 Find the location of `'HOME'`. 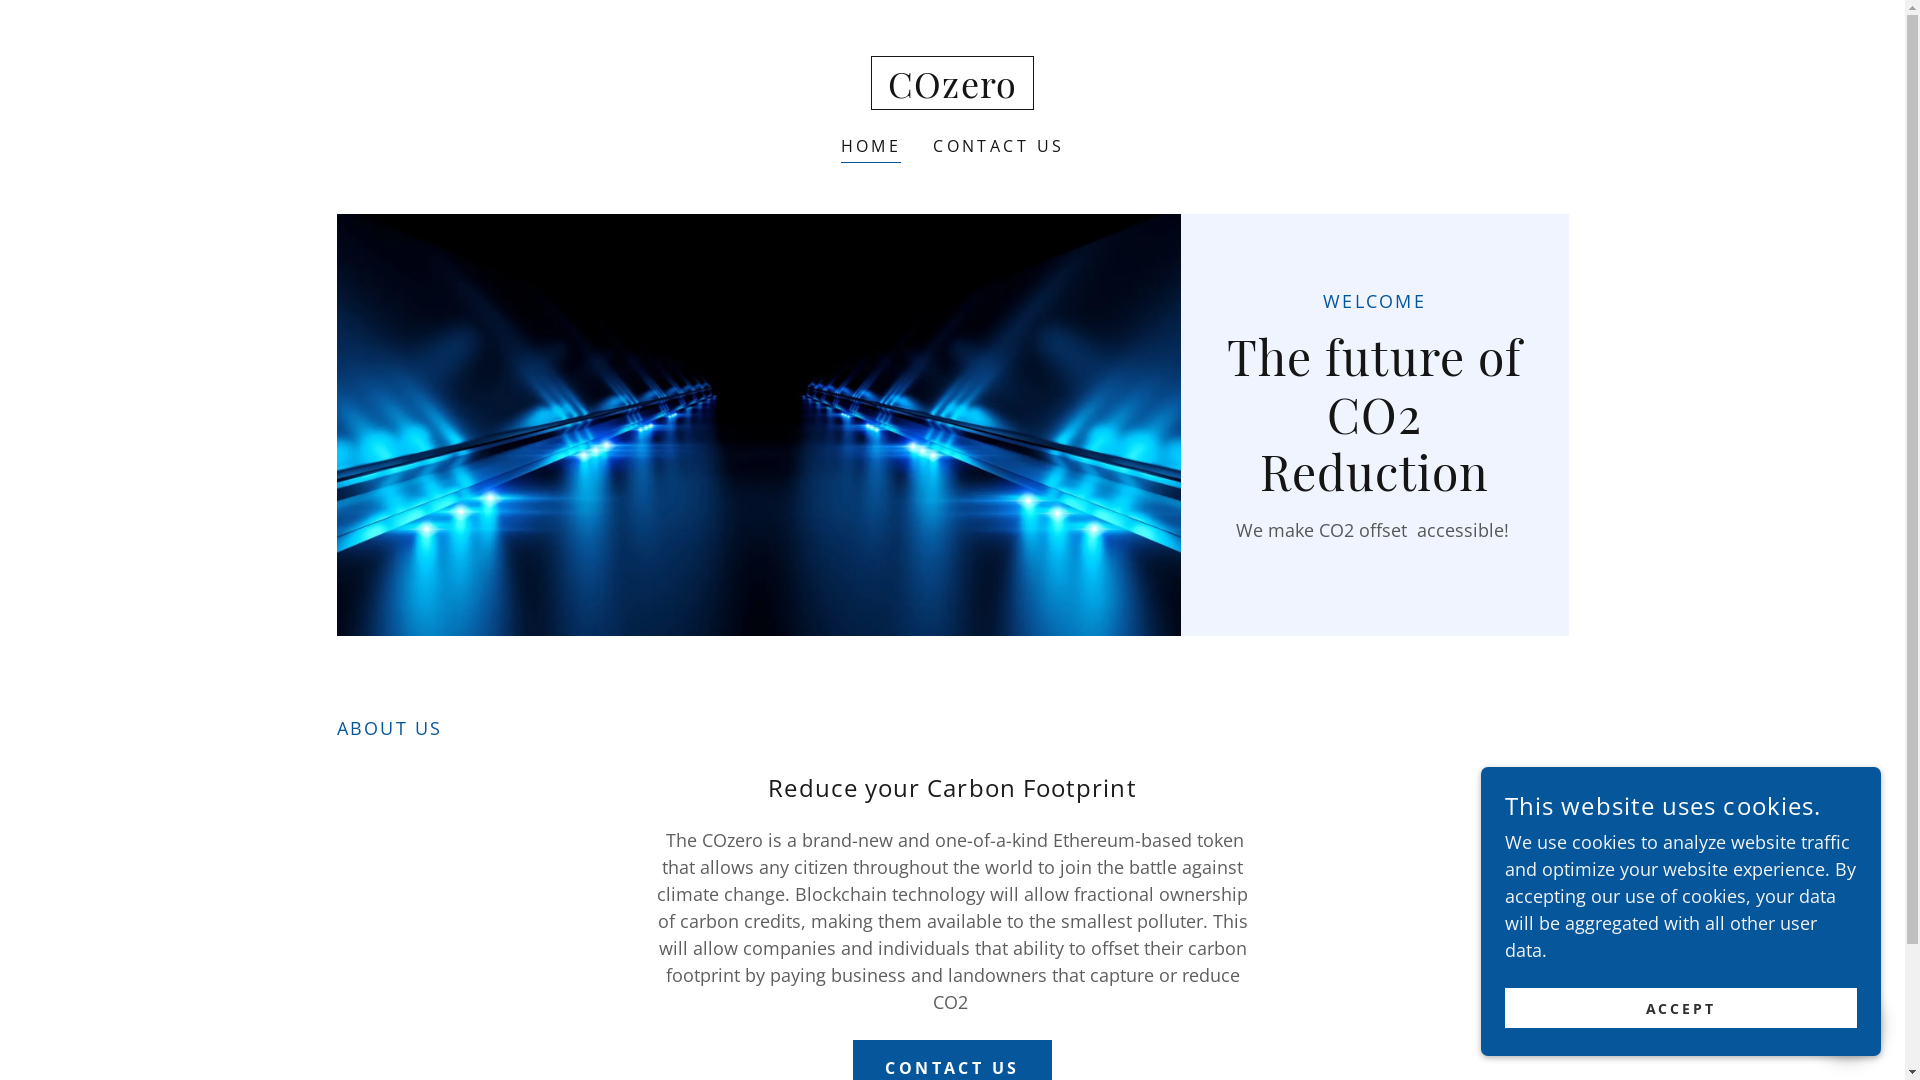

'HOME' is located at coordinates (840, 147).